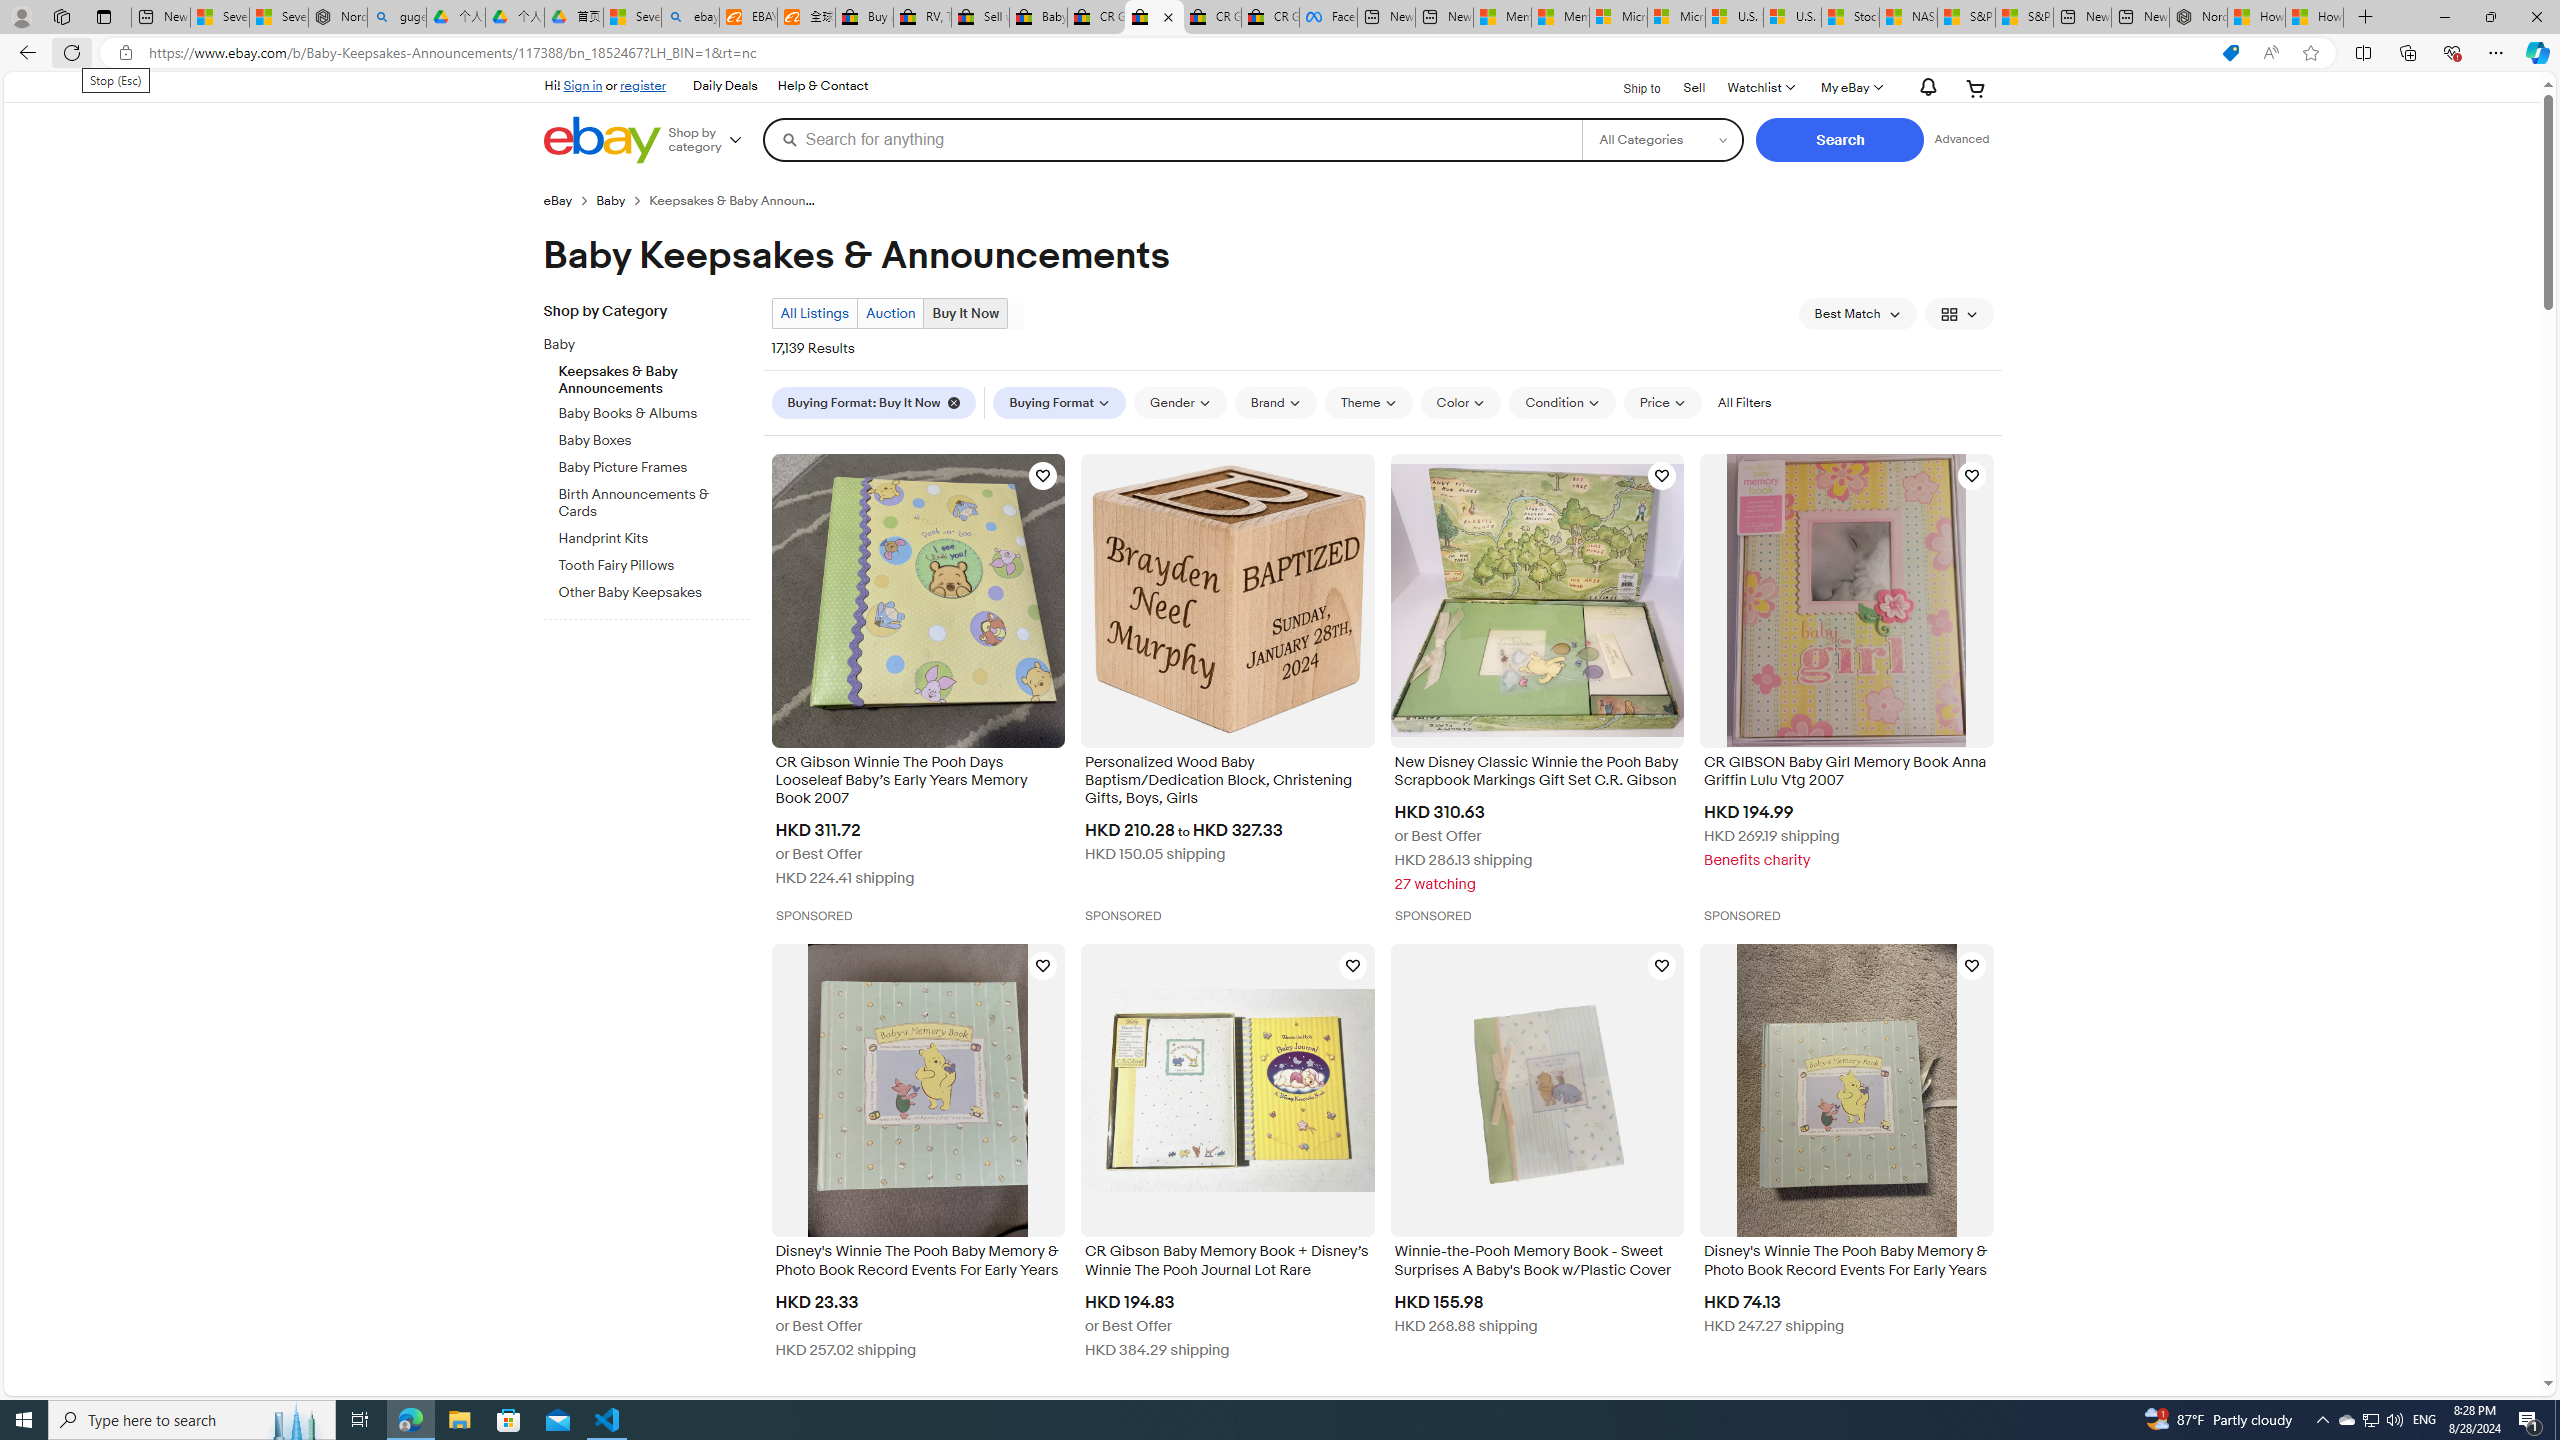 Image resolution: width=2560 pixels, height=1440 pixels. I want to click on 'guge yunpan - Search', so click(395, 16).